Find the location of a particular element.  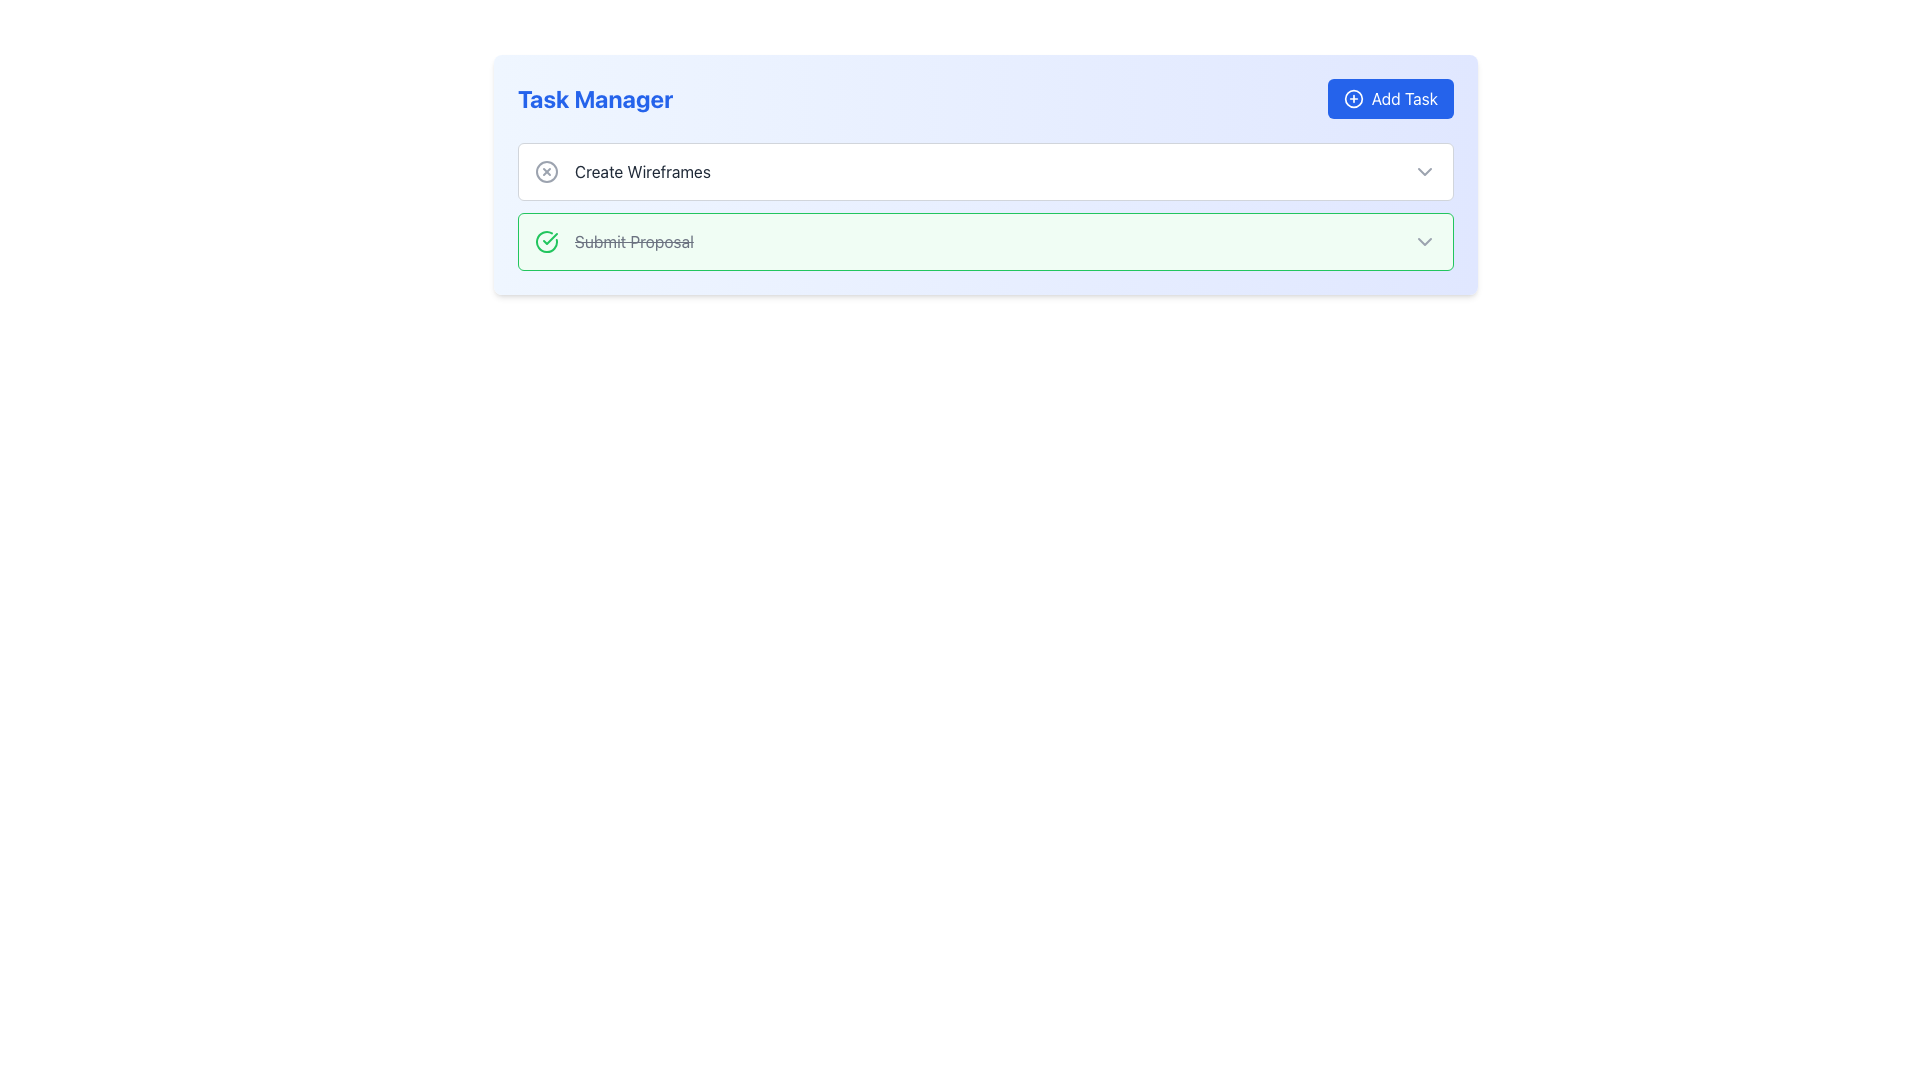

the blue 'Add Task' button with rounded corners located at the top-right corner of the interface is located at coordinates (1389, 99).